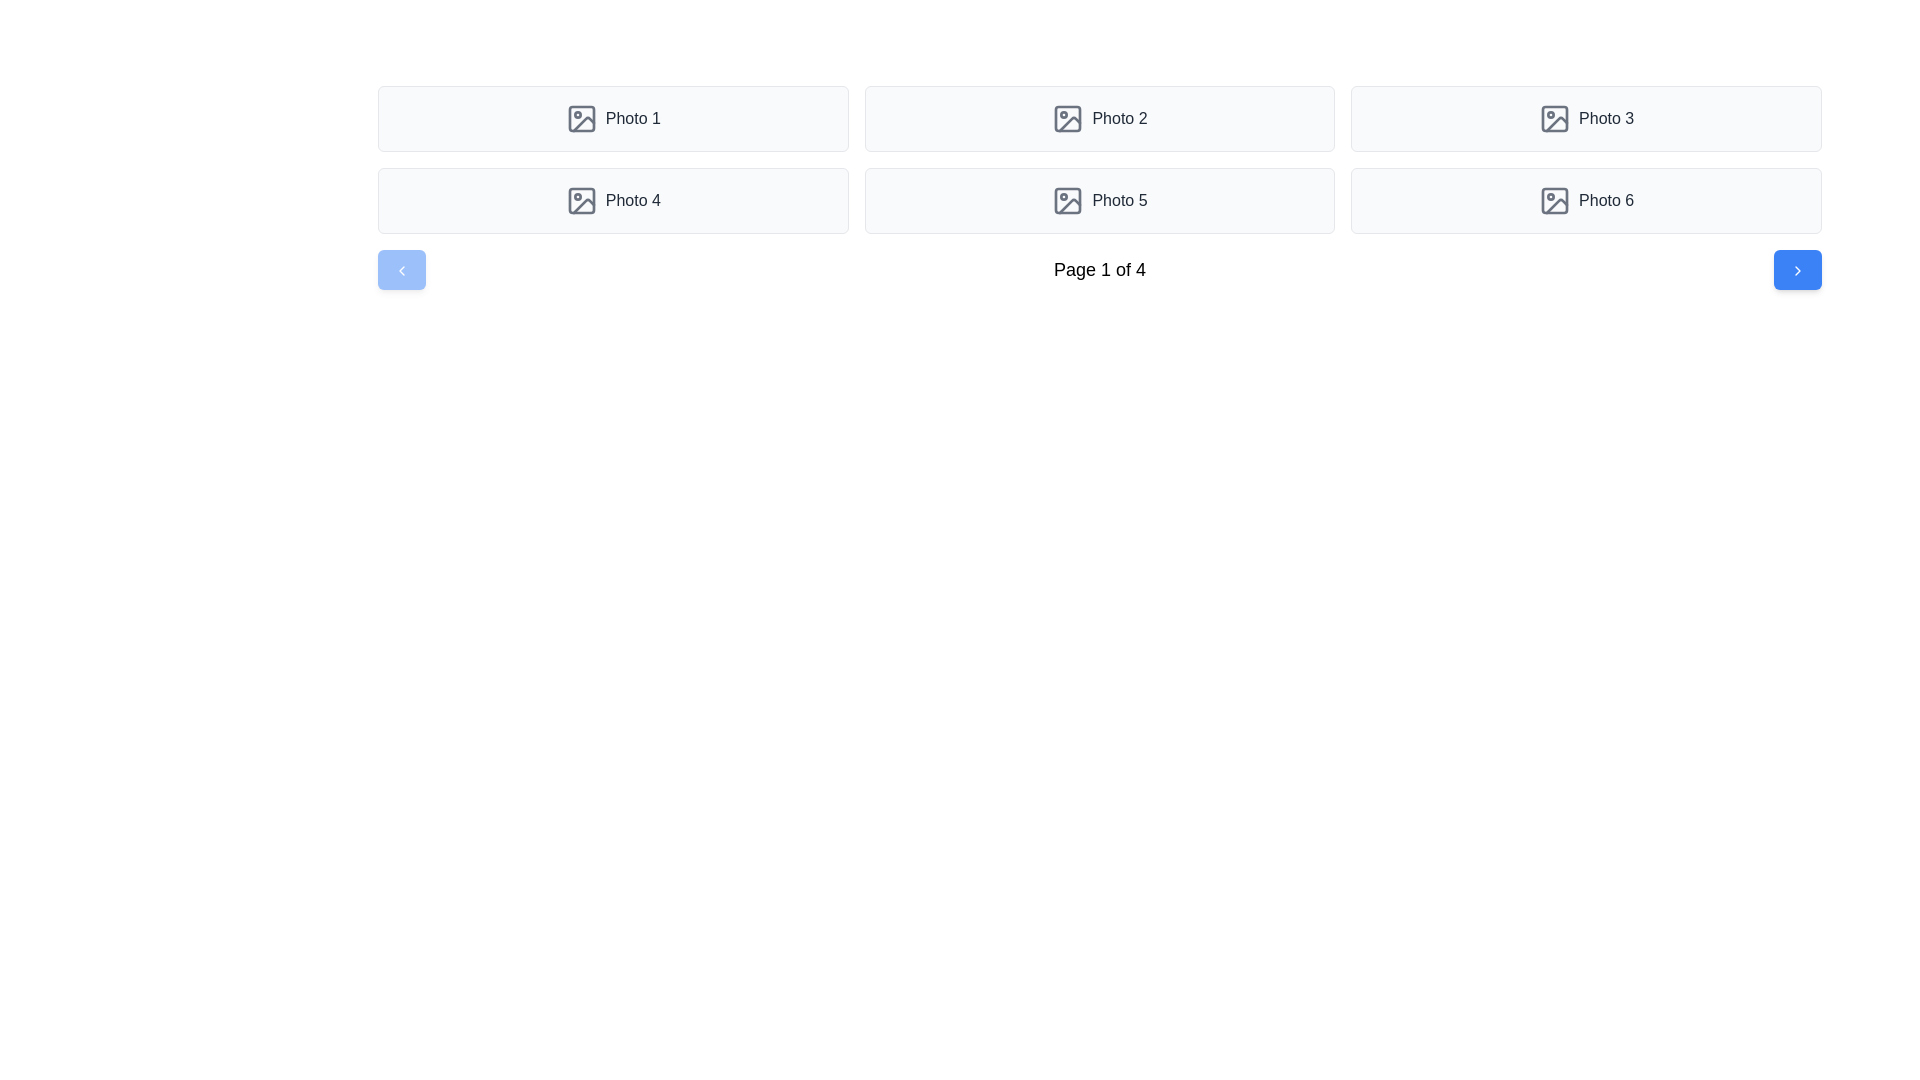  I want to click on the Card or tile component representing 'Photo 4', which is located in the 3-column grid layout, first position in the second row, so click(612, 200).